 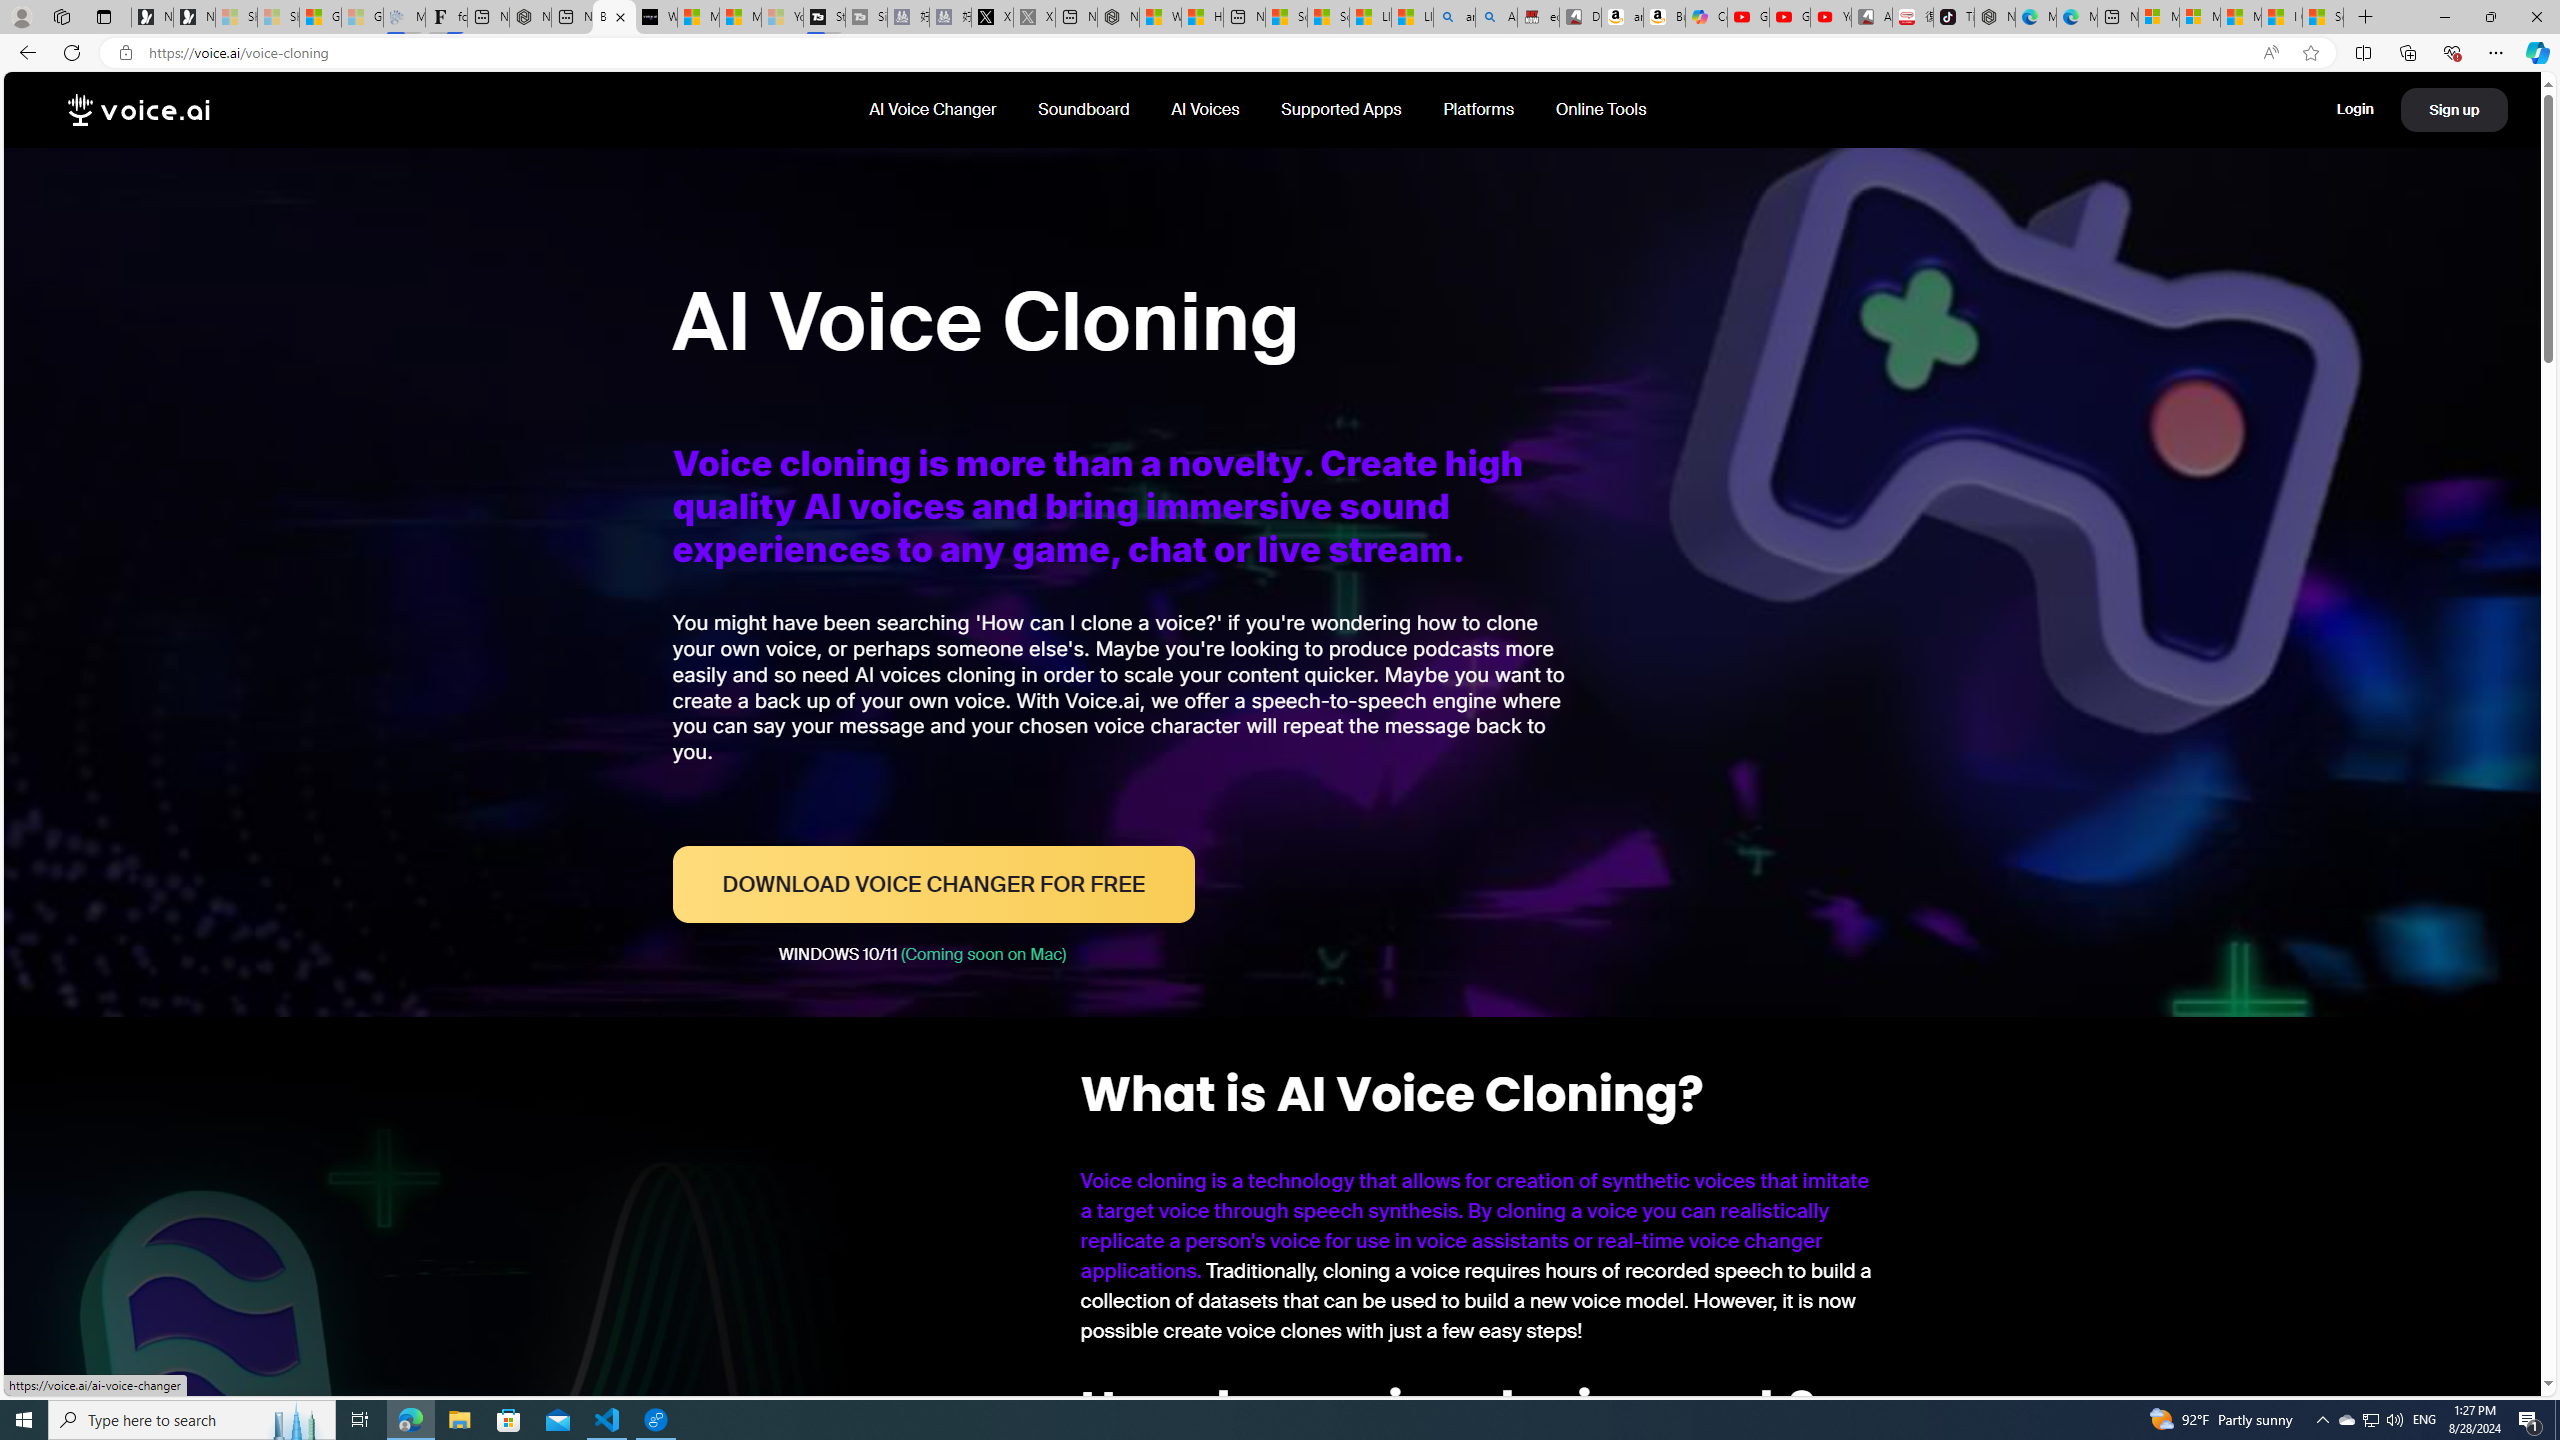 I want to click on 'Best AI Voice Cloning Software For Free - Voice.AI', so click(x=615, y=16).